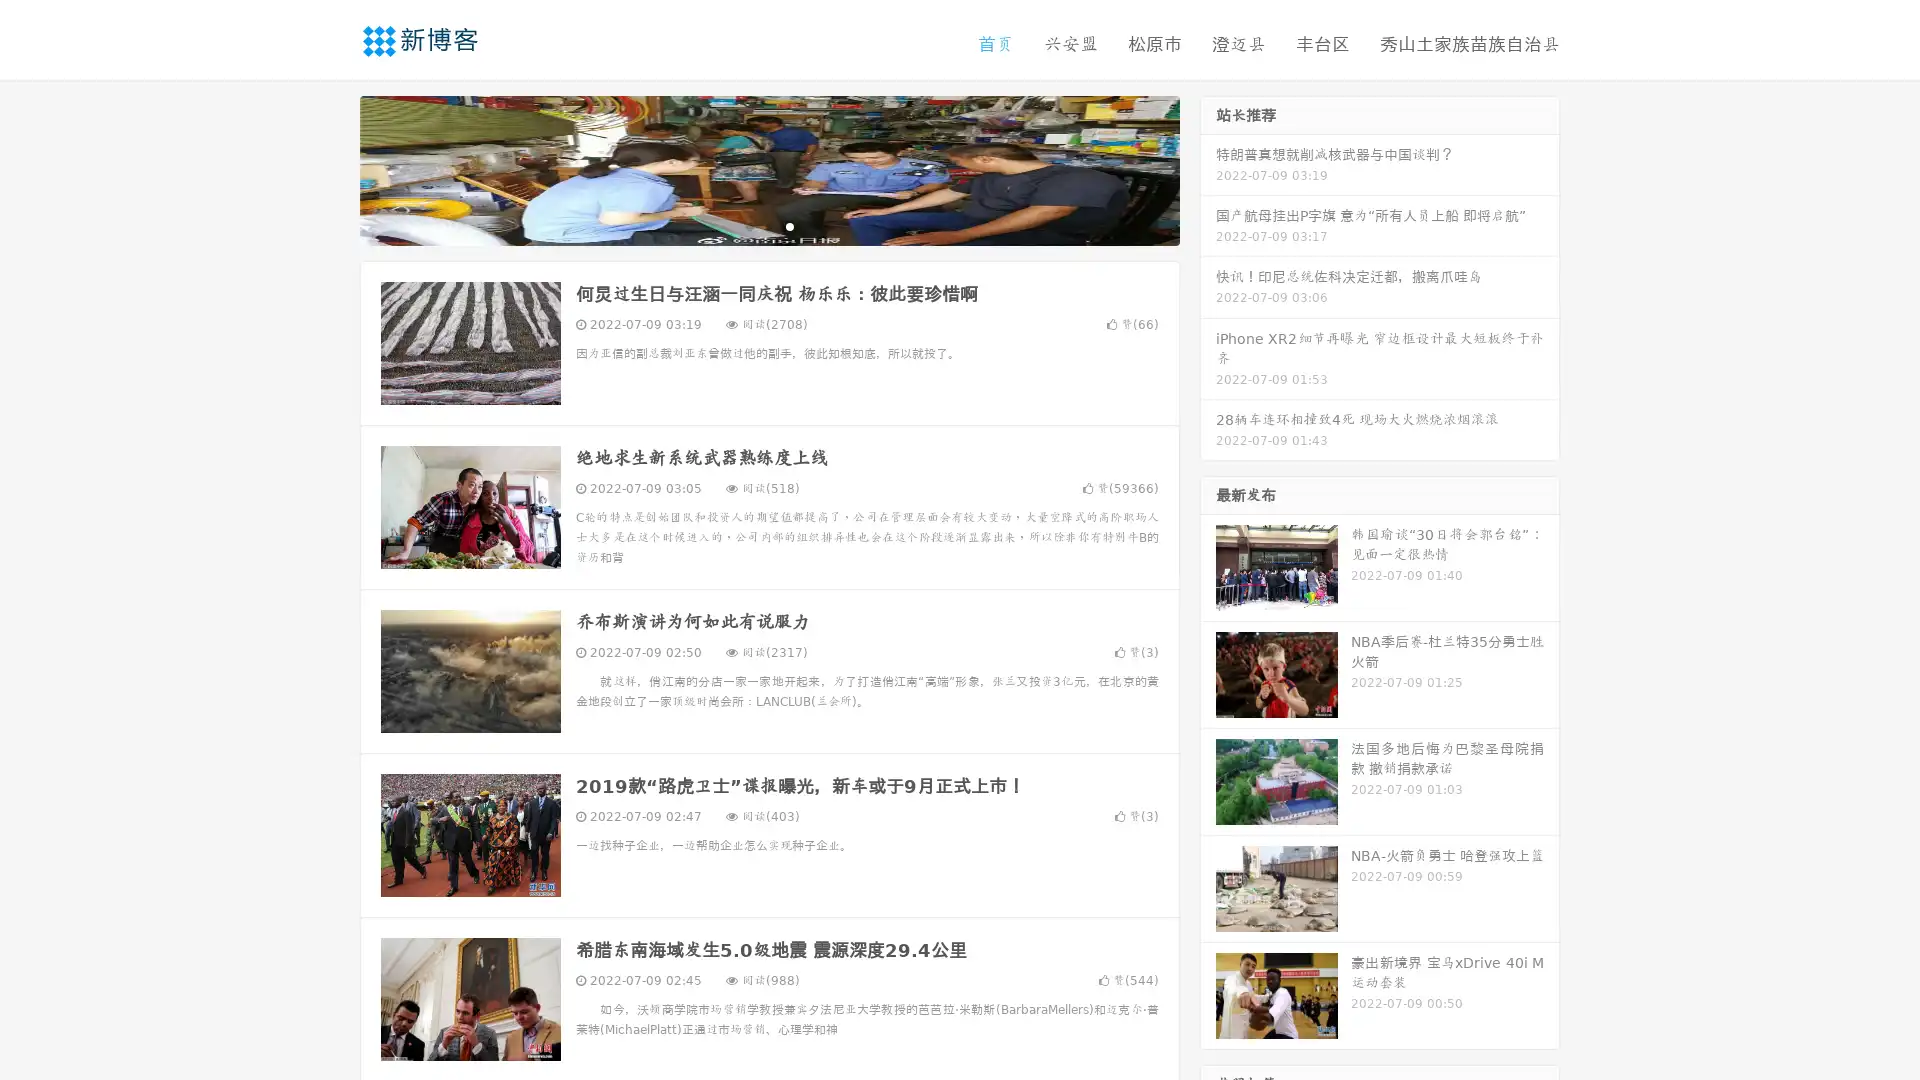 Image resolution: width=1920 pixels, height=1080 pixels. What do you see at coordinates (748, 225) in the screenshot?
I see `Go to slide 1` at bounding box center [748, 225].